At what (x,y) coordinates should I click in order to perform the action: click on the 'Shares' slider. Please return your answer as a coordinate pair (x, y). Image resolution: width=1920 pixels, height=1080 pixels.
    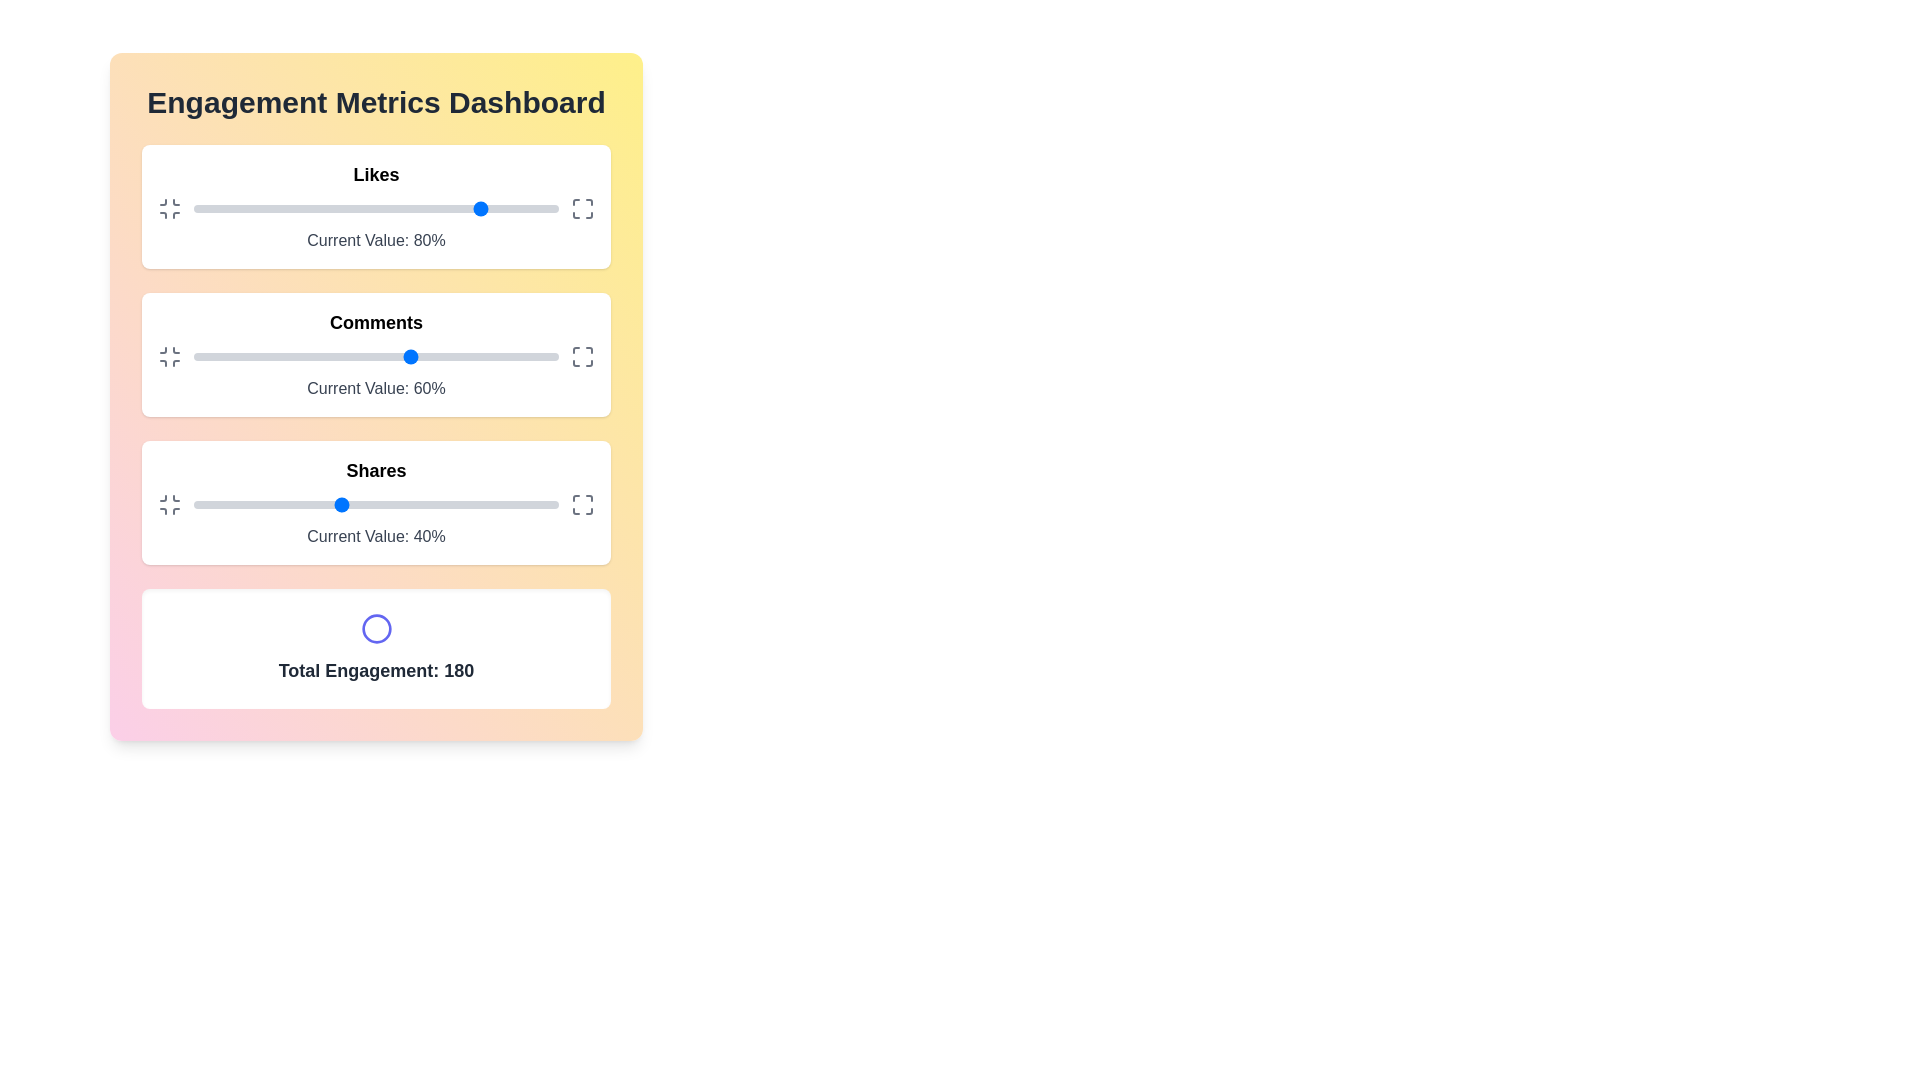
    Looking at the image, I should click on (230, 504).